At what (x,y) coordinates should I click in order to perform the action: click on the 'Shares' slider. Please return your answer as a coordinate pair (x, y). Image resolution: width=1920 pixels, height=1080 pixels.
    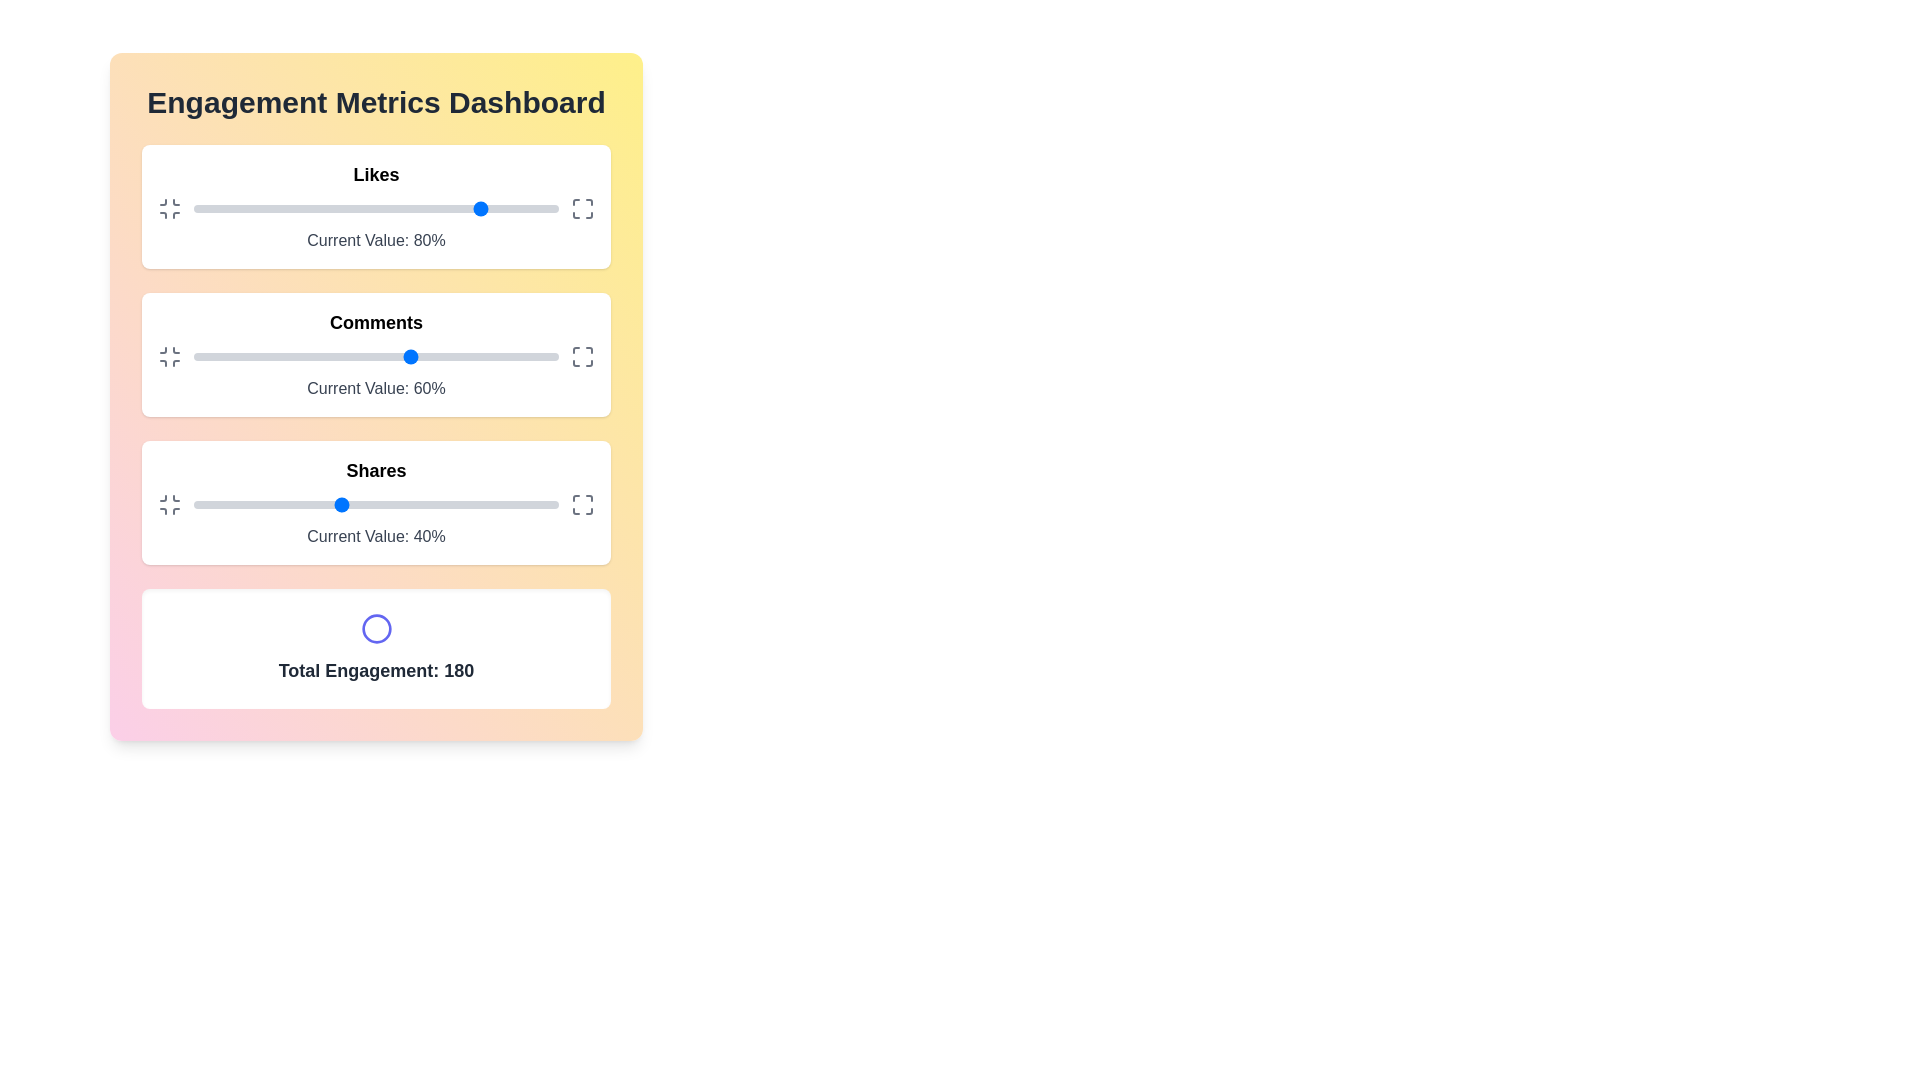
    Looking at the image, I should click on (230, 504).